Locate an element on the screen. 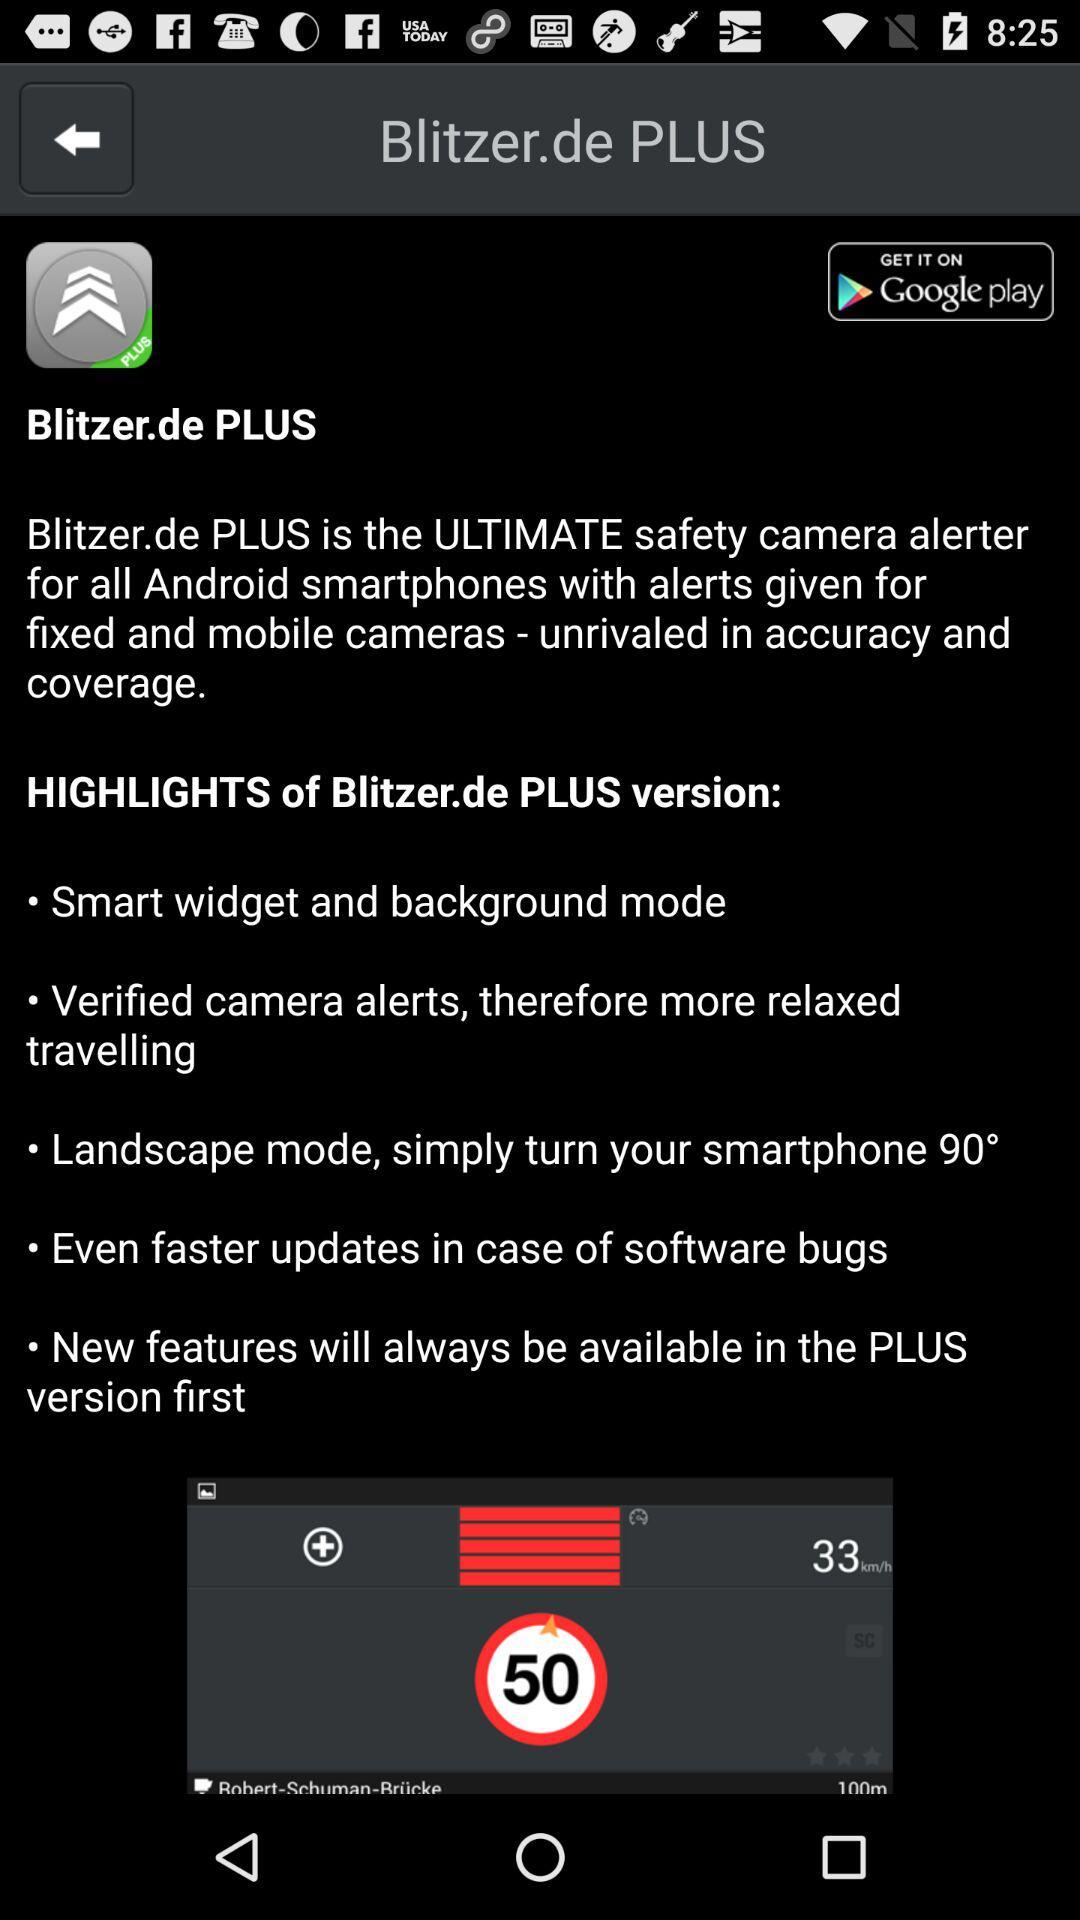 The height and width of the screenshot is (1920, 1080). shows google play button is located at coordinates (952, 287).